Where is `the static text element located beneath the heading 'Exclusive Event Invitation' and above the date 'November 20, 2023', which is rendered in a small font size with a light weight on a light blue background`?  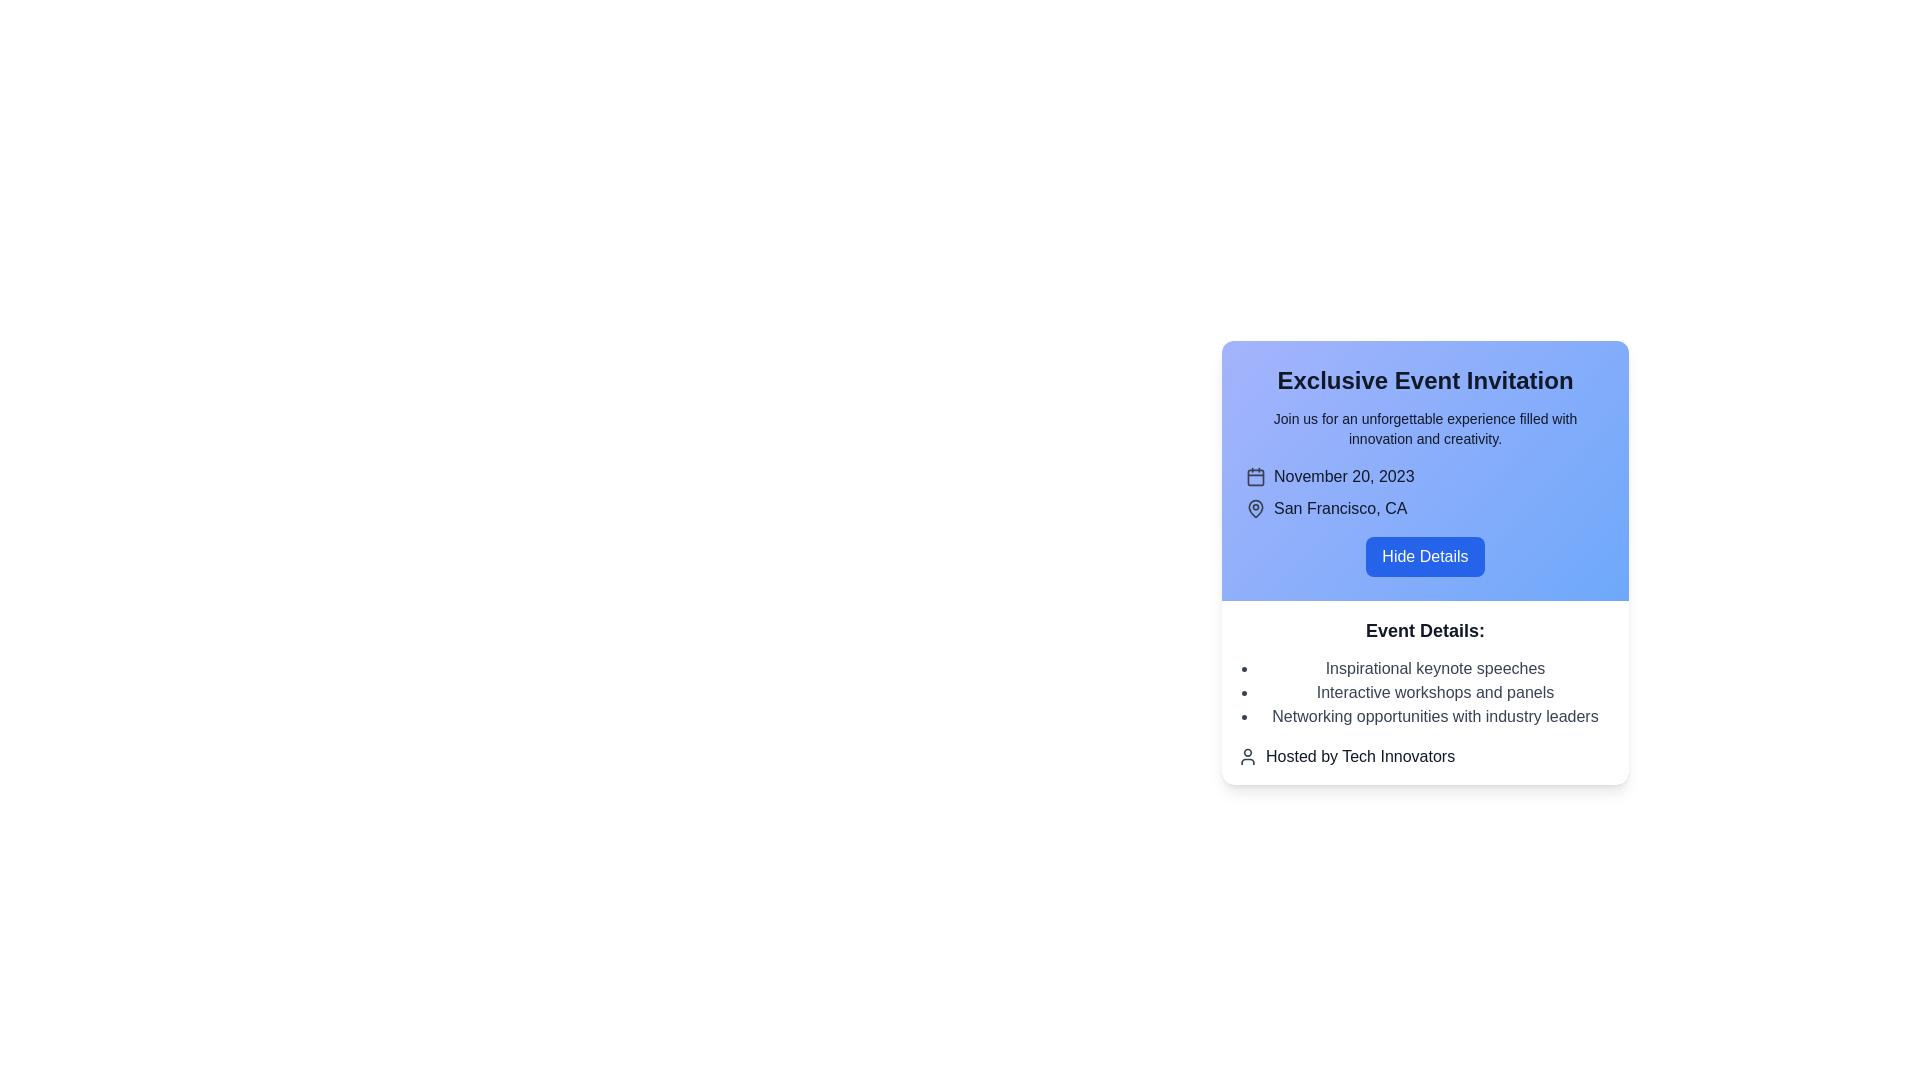
the static text element located beneath the heading 'Exclusive Event Invitation' and above the date 'November 20, 2023', which is rendered in a small font size with a light weight on a light blue background is located at coordinates (1424, 427).